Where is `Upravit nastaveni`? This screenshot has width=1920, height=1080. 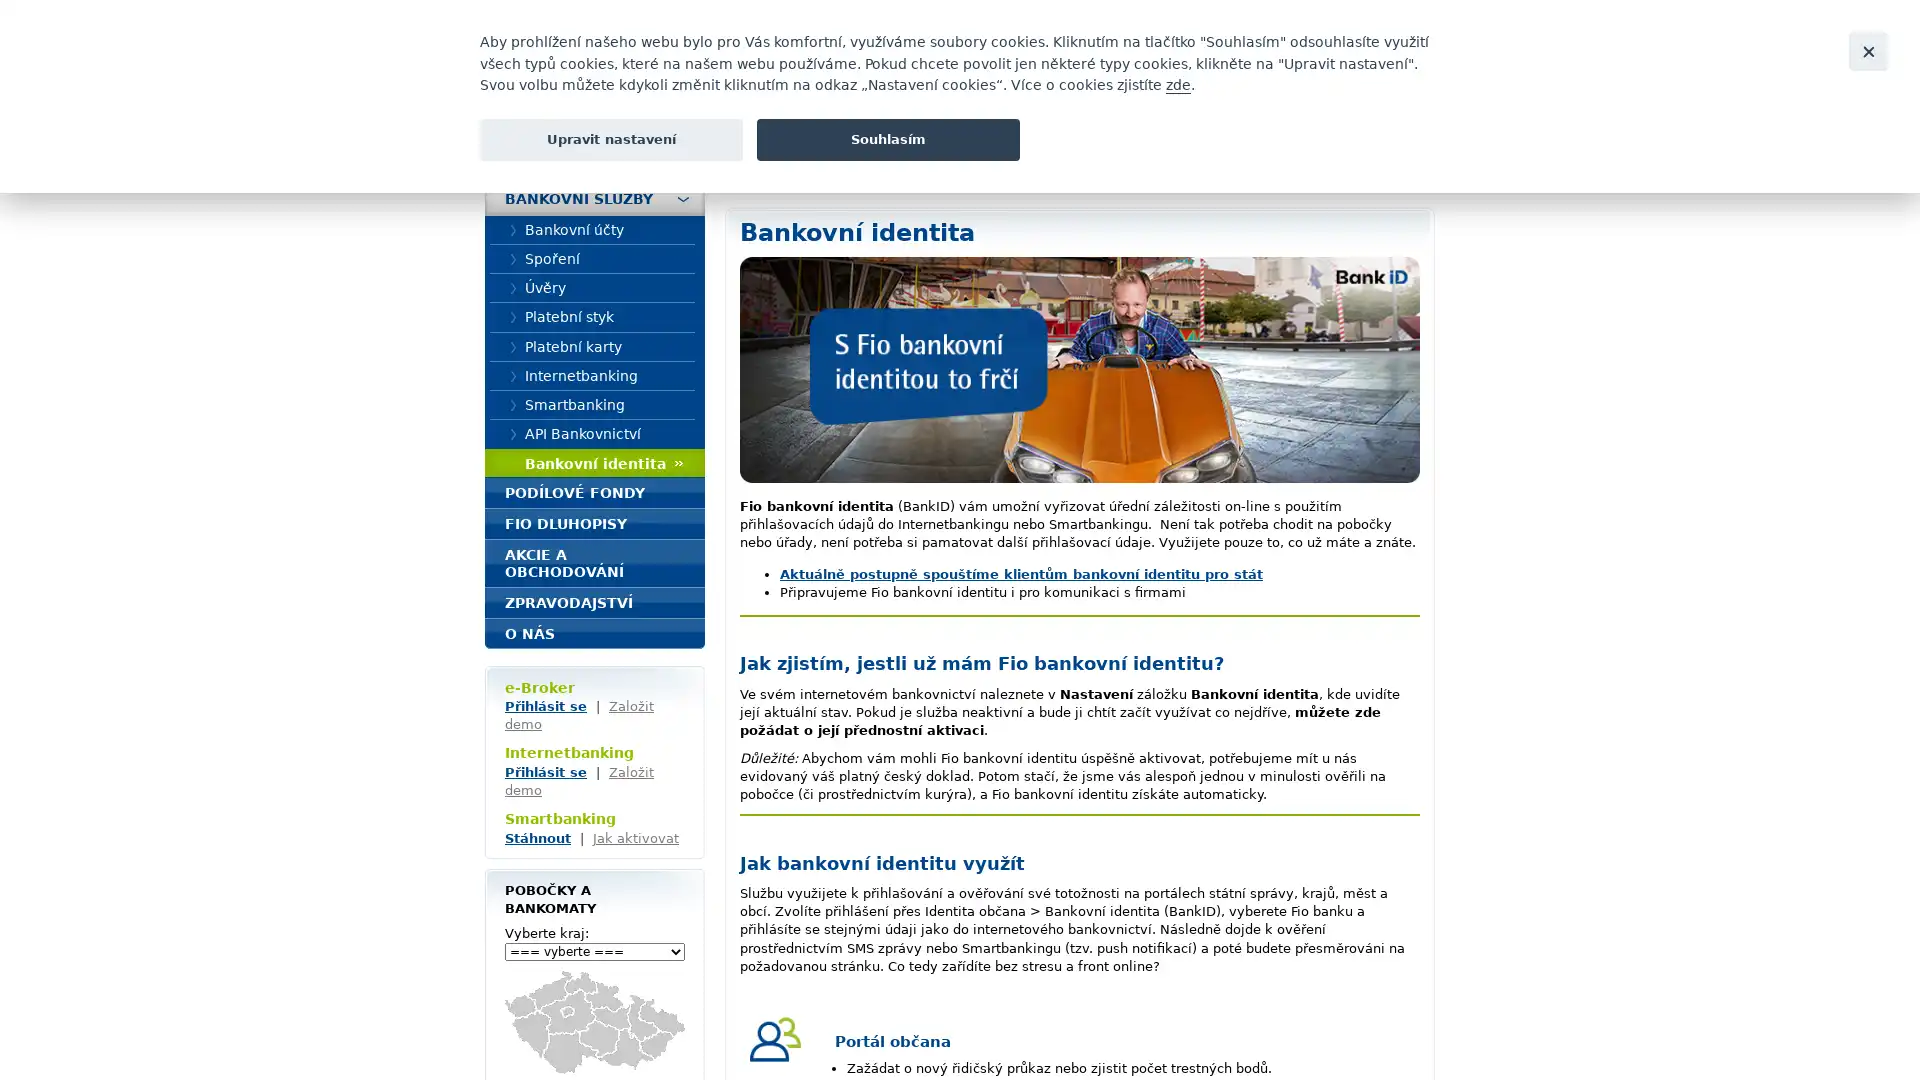
Upravit nastaveni is located at coordinates (610, 138).